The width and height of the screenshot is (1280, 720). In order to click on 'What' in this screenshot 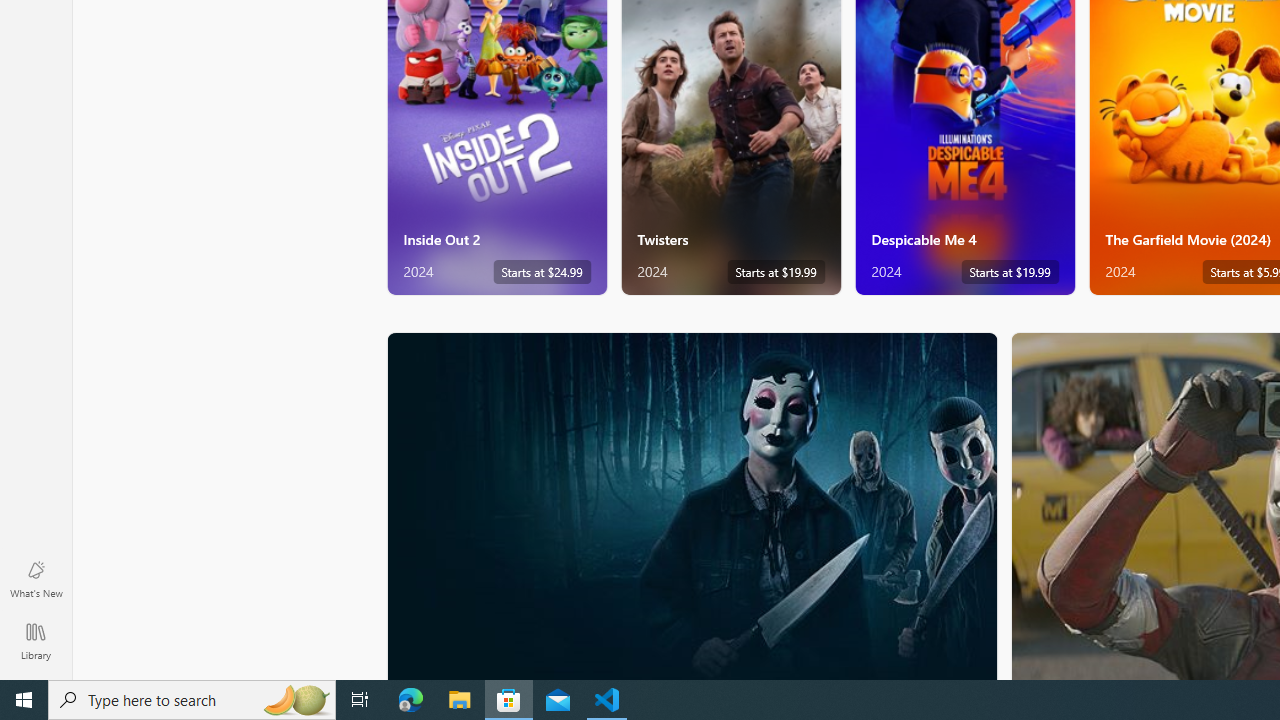, I will do `click(35, 578)`.